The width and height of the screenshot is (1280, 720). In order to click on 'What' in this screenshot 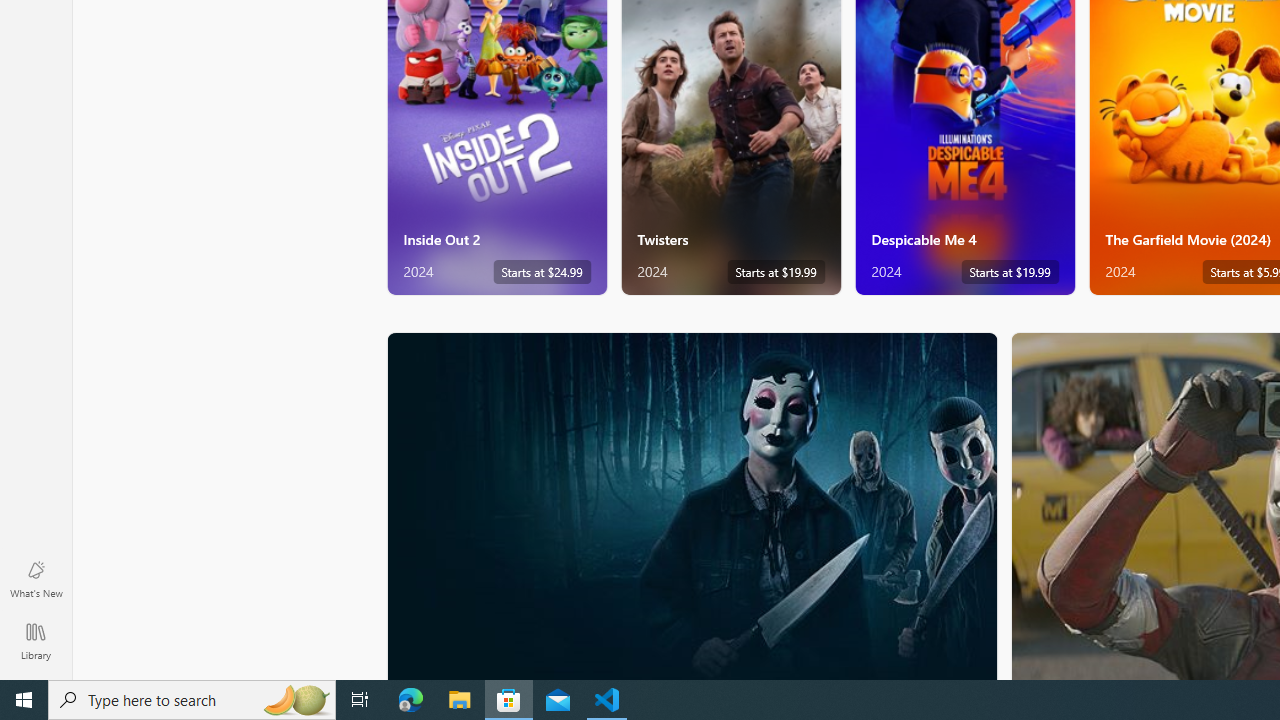, I will do `click(35, 578)`.